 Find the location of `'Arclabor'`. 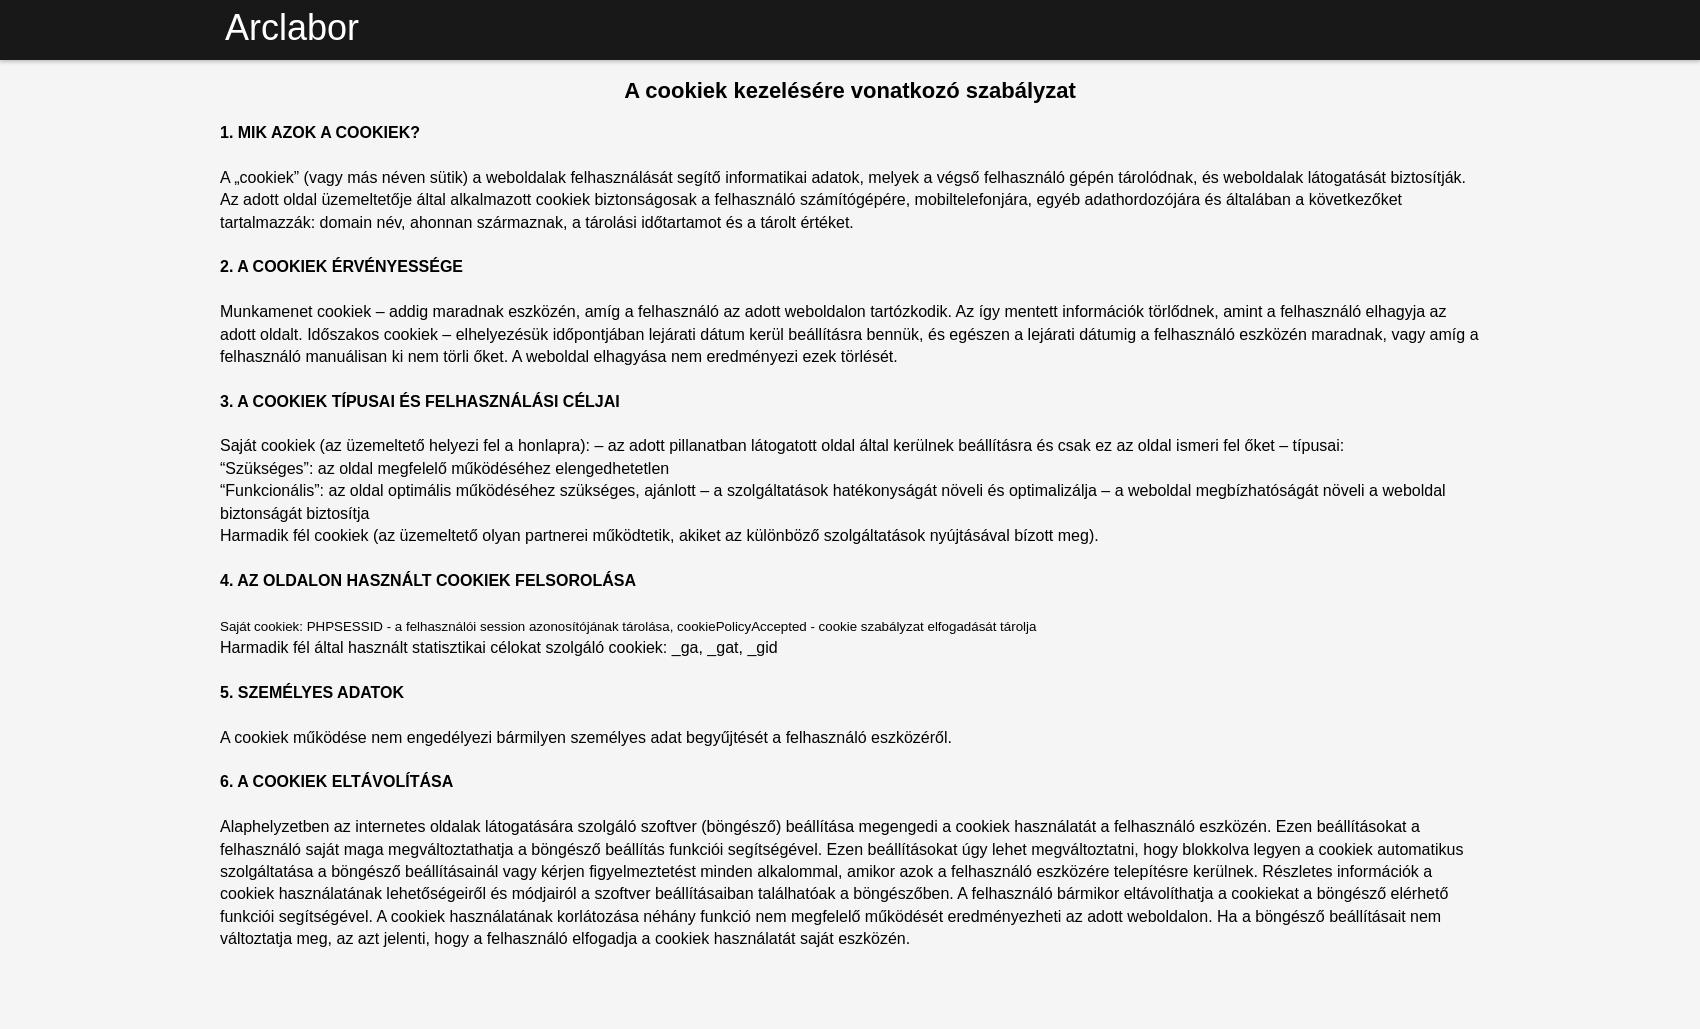

'Arclabor' is located at coordinates (292, 27).